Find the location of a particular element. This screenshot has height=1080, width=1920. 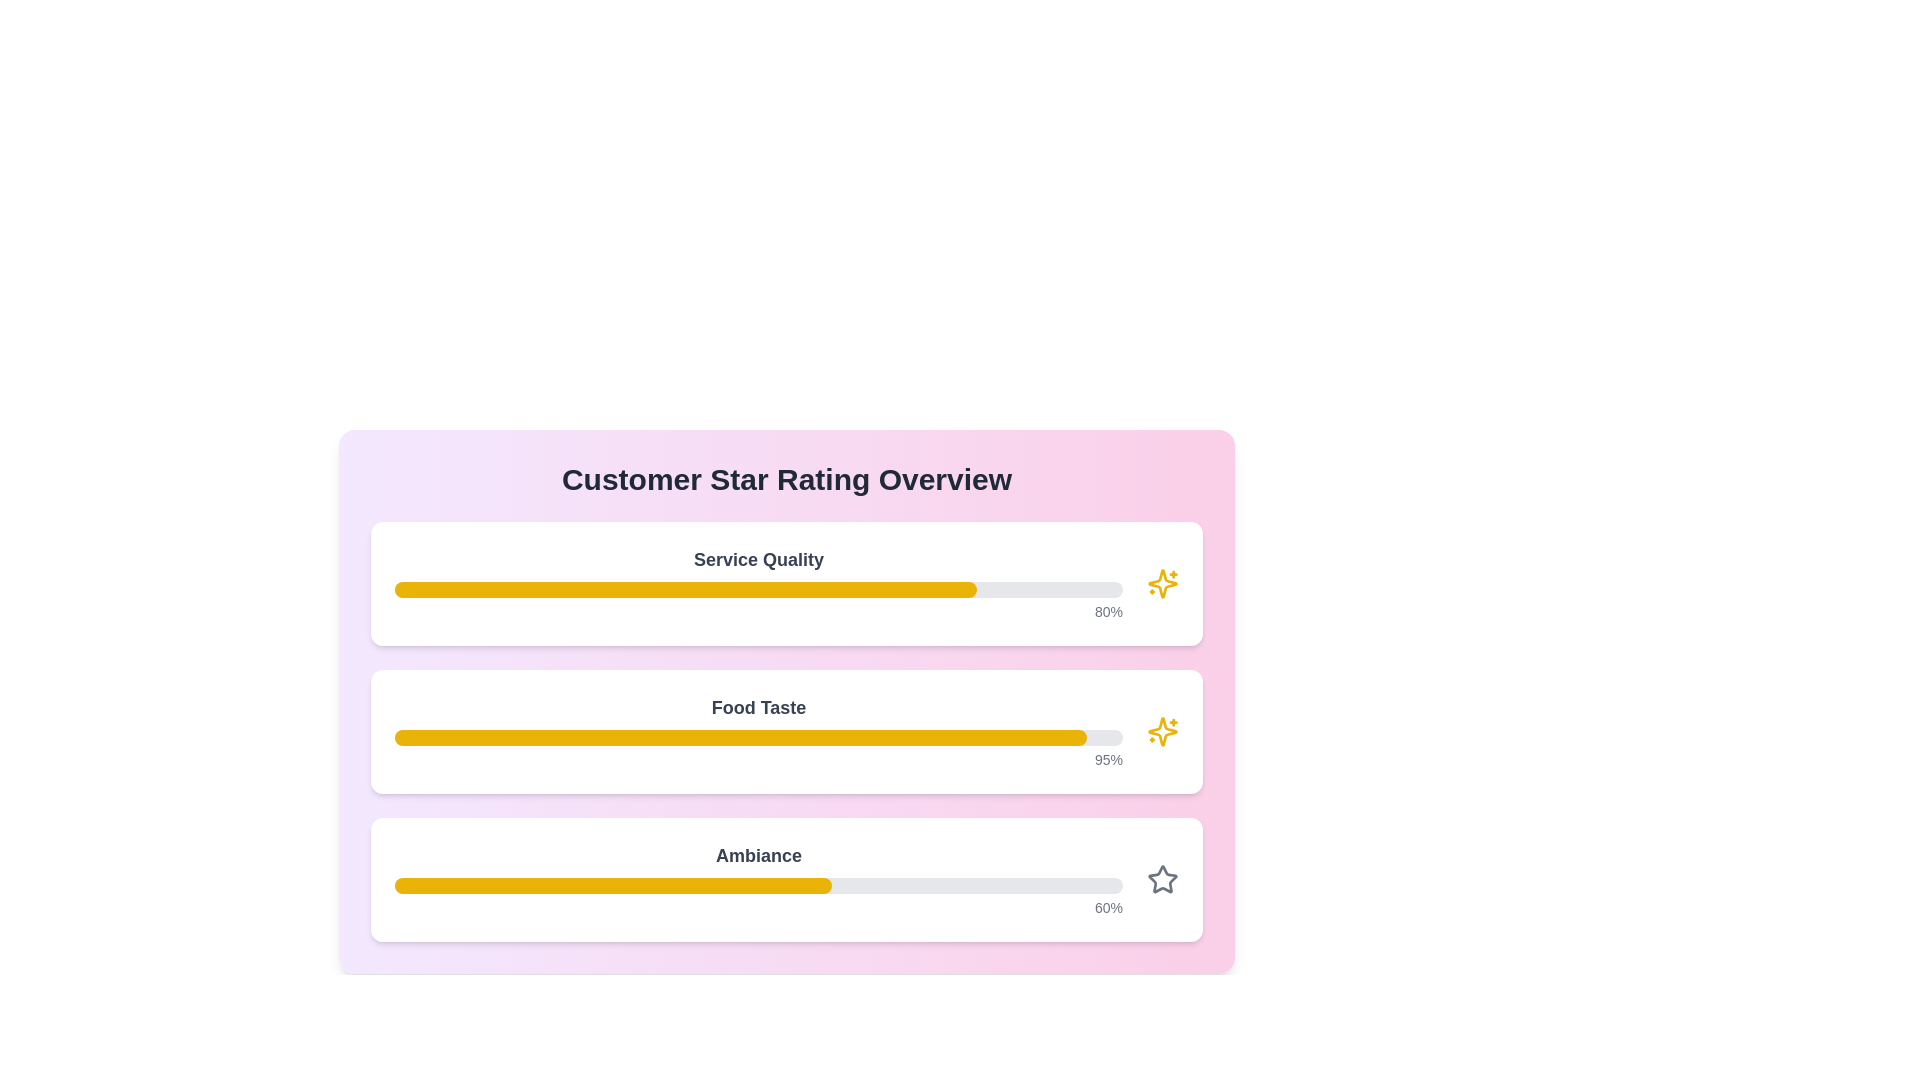

the yellow star-like SVG icon in the 'Food Taste' rating module, which is the second item among the three listed ratings is located at coordinates (1162, 583).